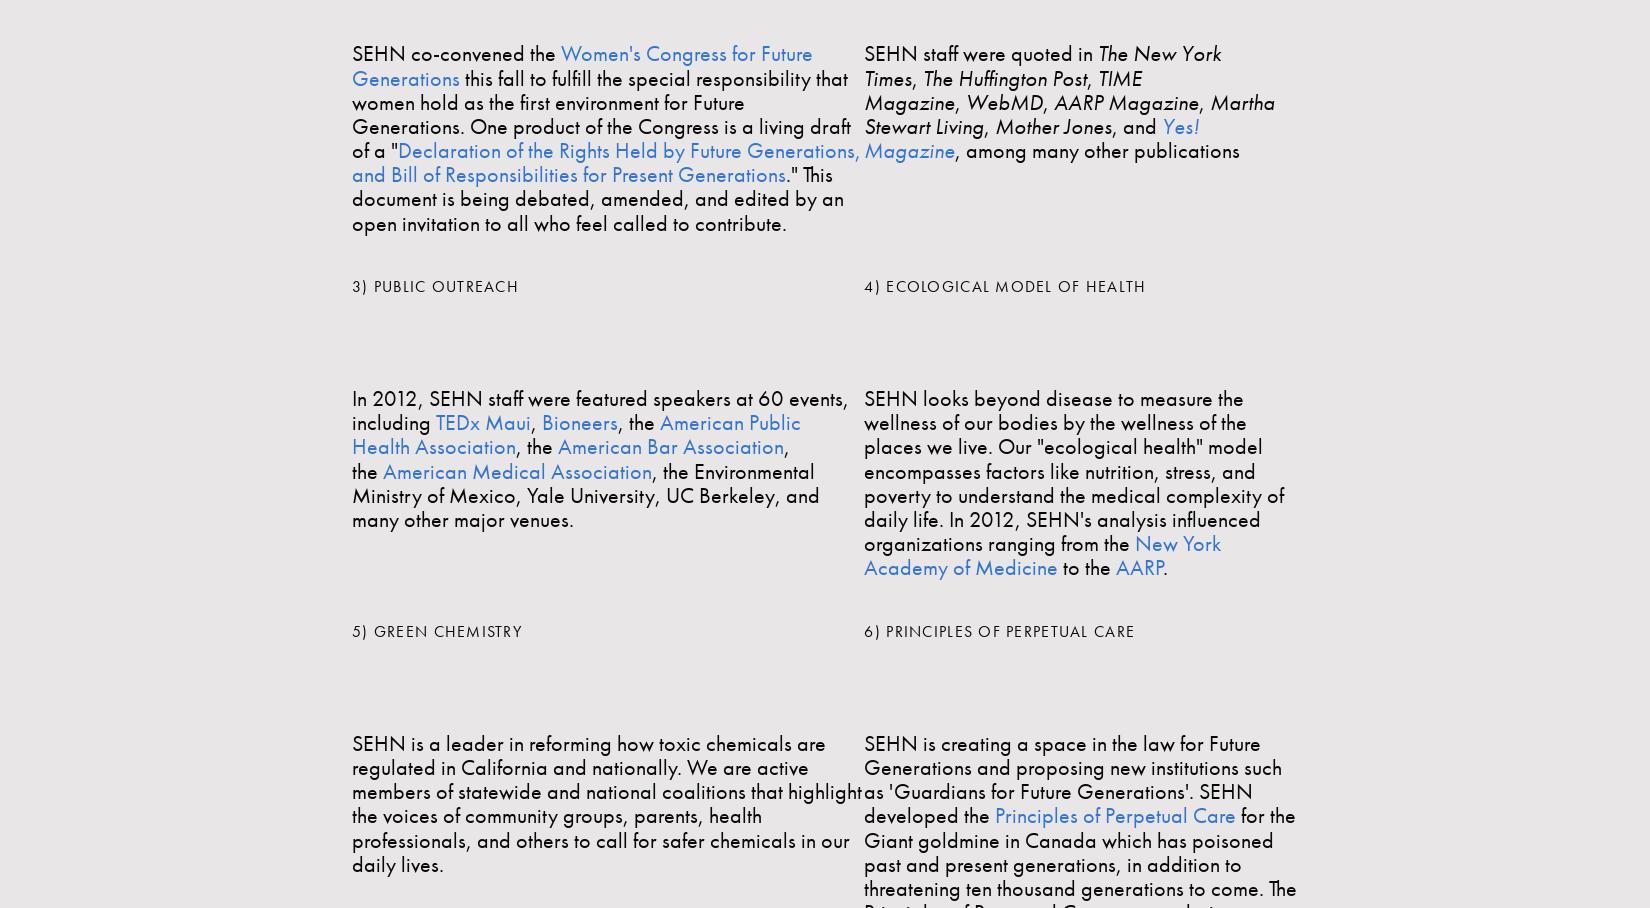 The height and width of the screenshot is (908, 1650). What do you see at coordinates (1087, 566) in the screenshot?
I see `'to the'` at bounding box center [1087, 566].